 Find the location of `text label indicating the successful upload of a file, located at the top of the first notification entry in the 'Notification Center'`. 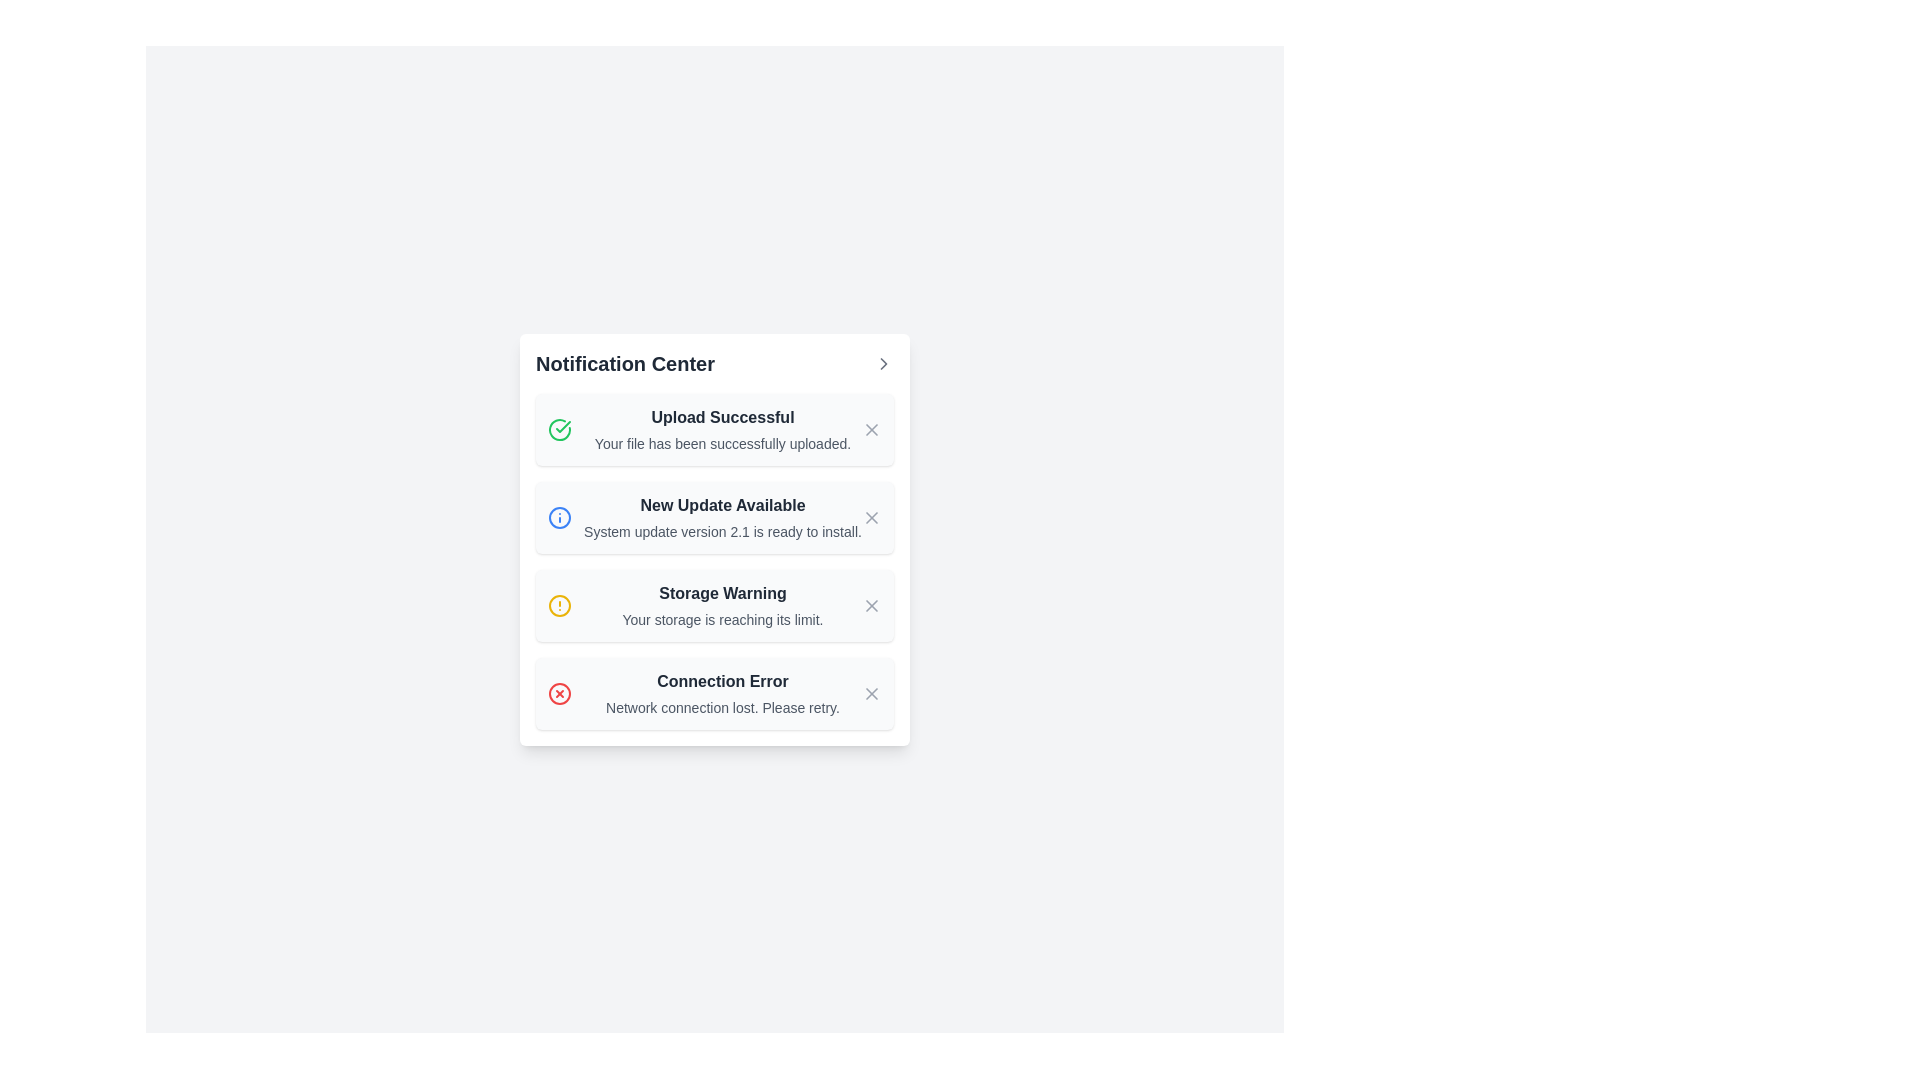

text label indicating the successful upload of a file, located at the top of the first notification entry in the 'Notification Center' is located at coordinates (722, 415).